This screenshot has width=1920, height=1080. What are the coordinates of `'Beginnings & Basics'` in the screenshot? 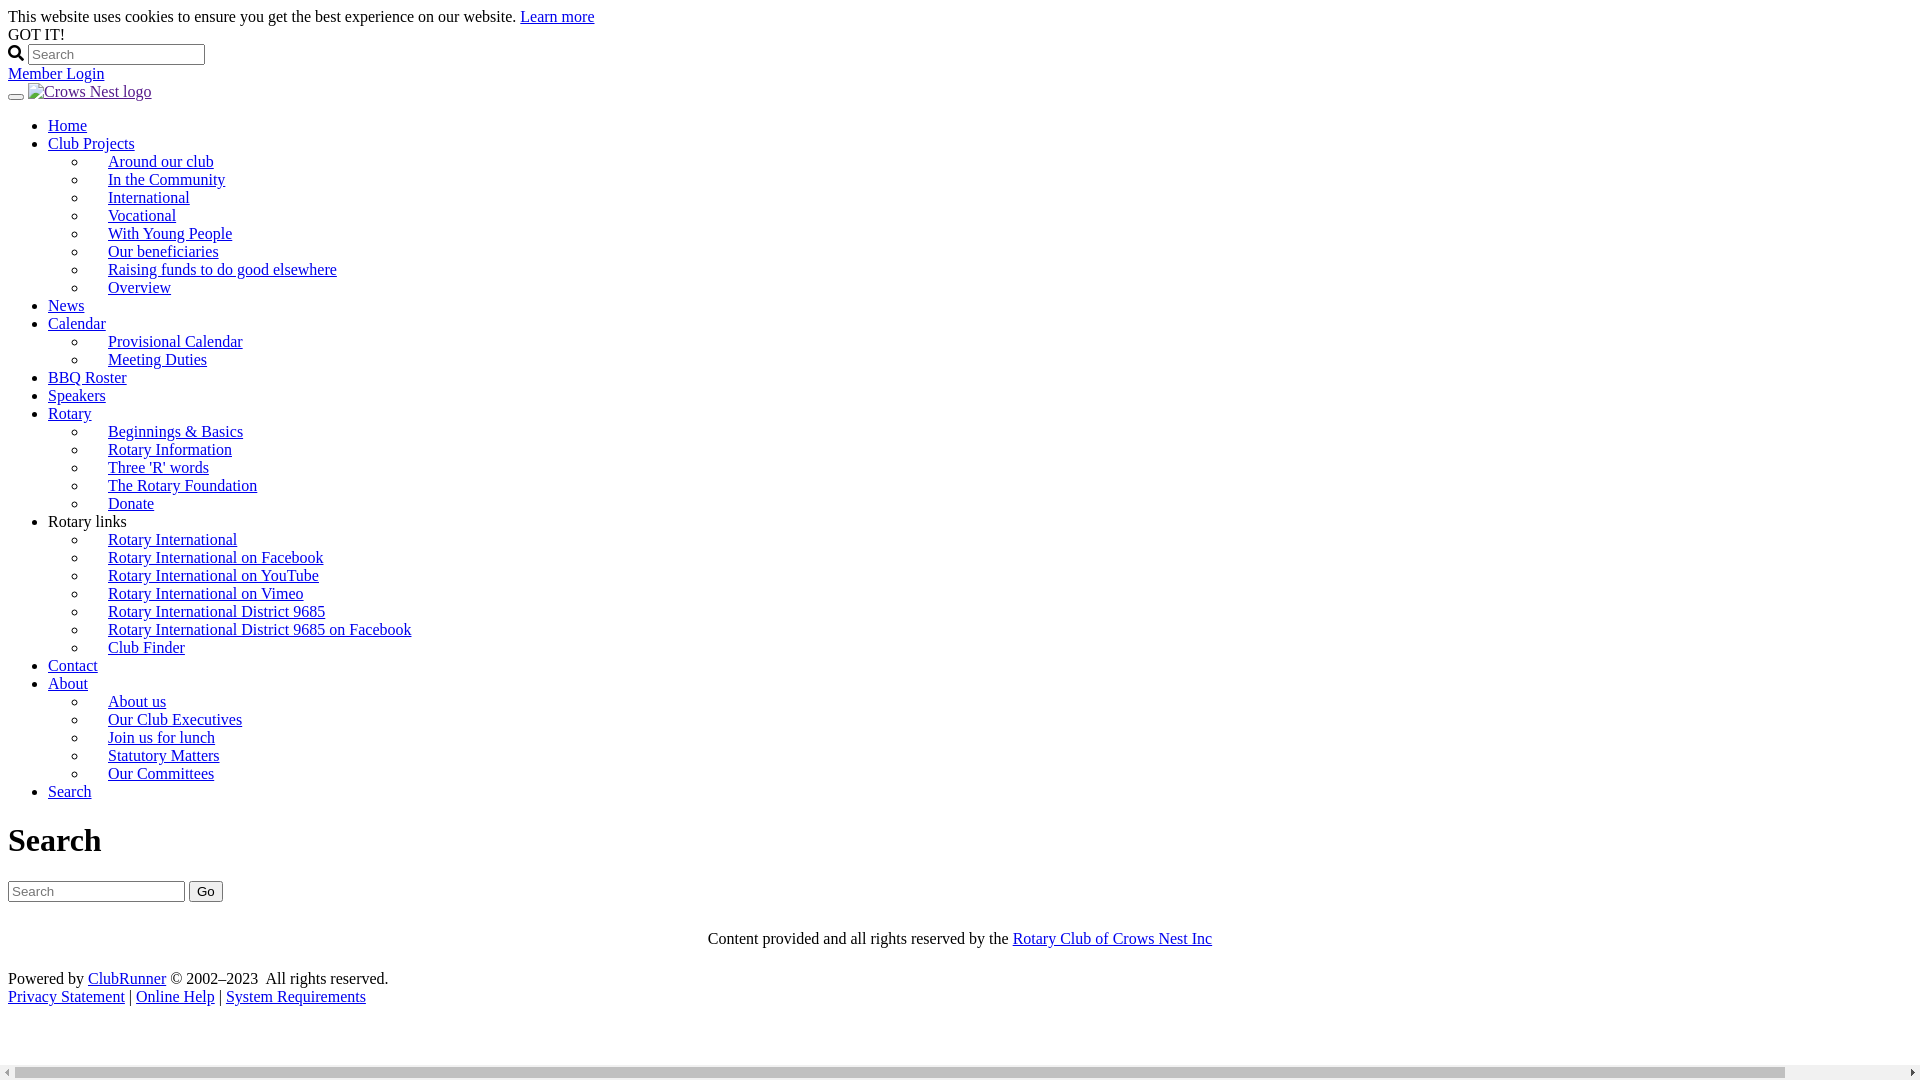 It's located at (175, 430).